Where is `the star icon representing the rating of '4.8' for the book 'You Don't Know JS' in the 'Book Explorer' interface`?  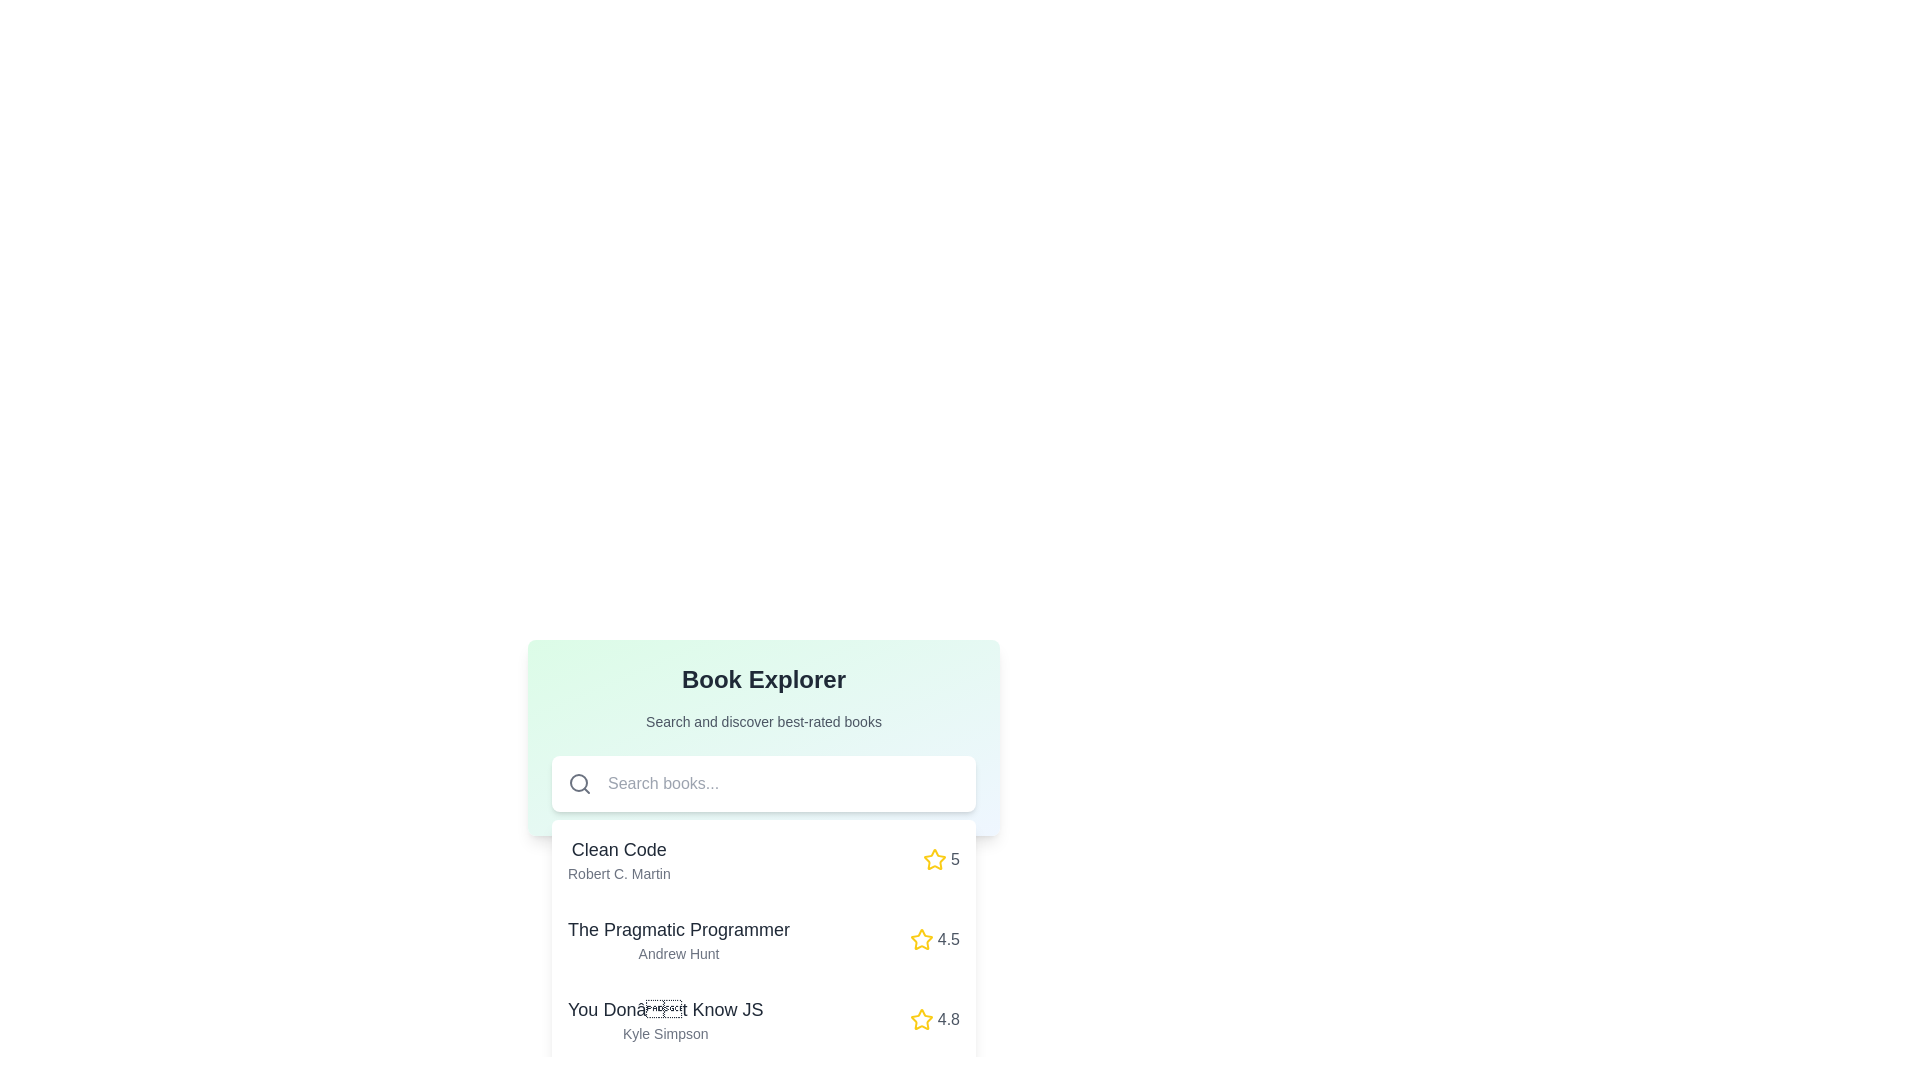 the star icon representing the rating of '4.8' for the book 'You Don't Know JS' in the 'Book Explorer' interface is located at coordinates (920, 1019).